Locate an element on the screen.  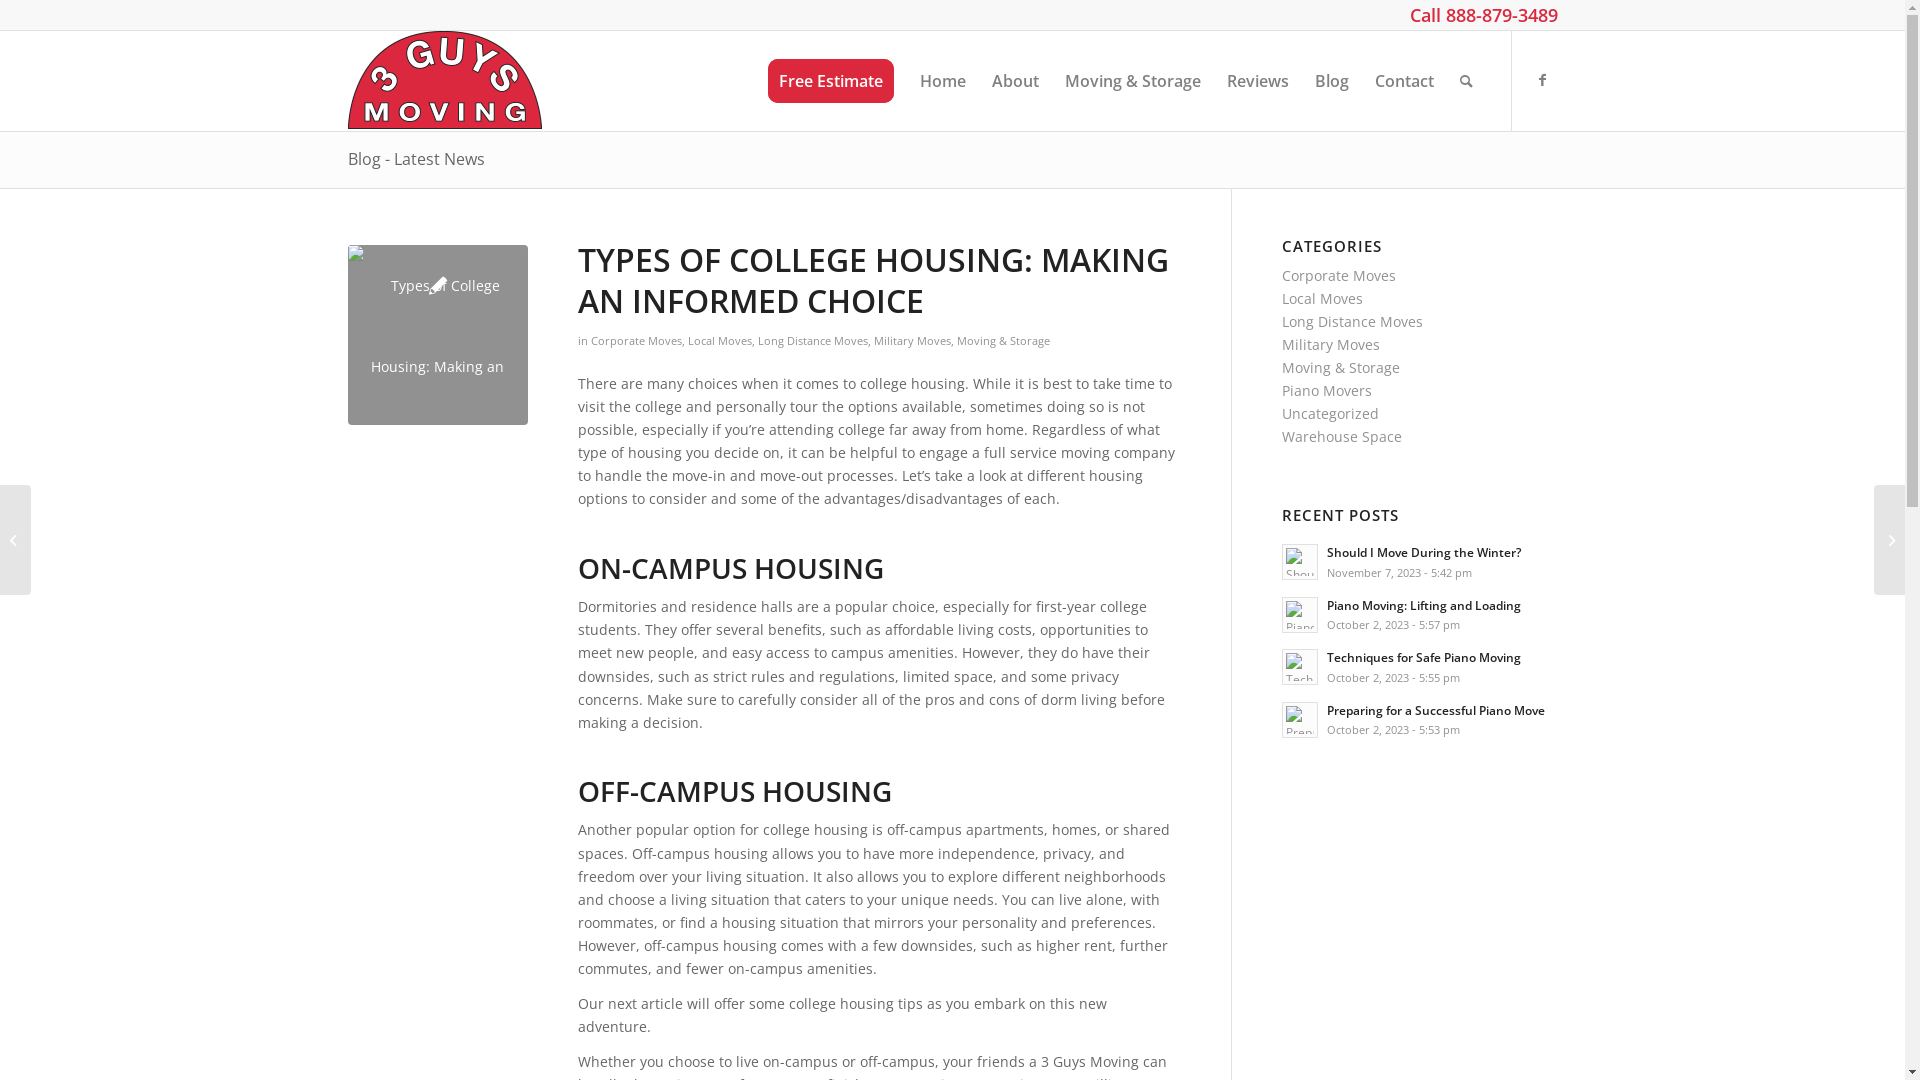
'Preparing for a Successful Piano Move 5' is located at coordinates (1300, 720).